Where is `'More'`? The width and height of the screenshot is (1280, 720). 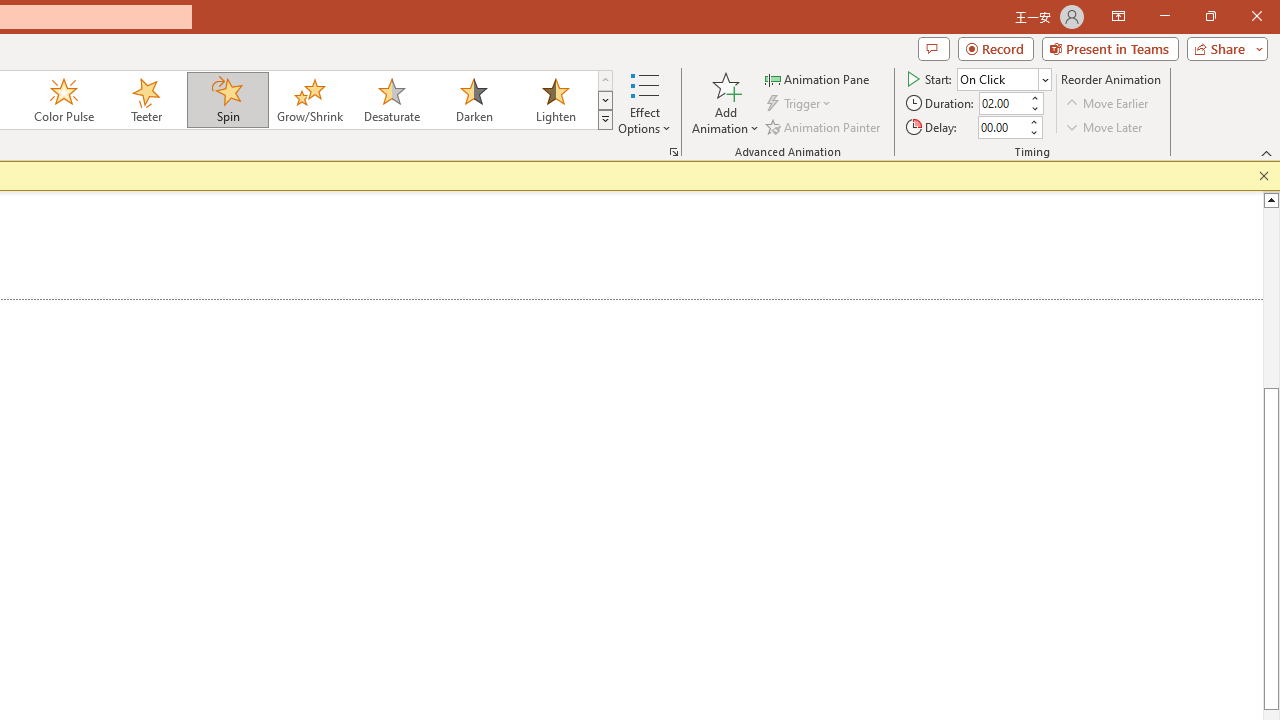 'More' is located at coordinates (1033, 121).